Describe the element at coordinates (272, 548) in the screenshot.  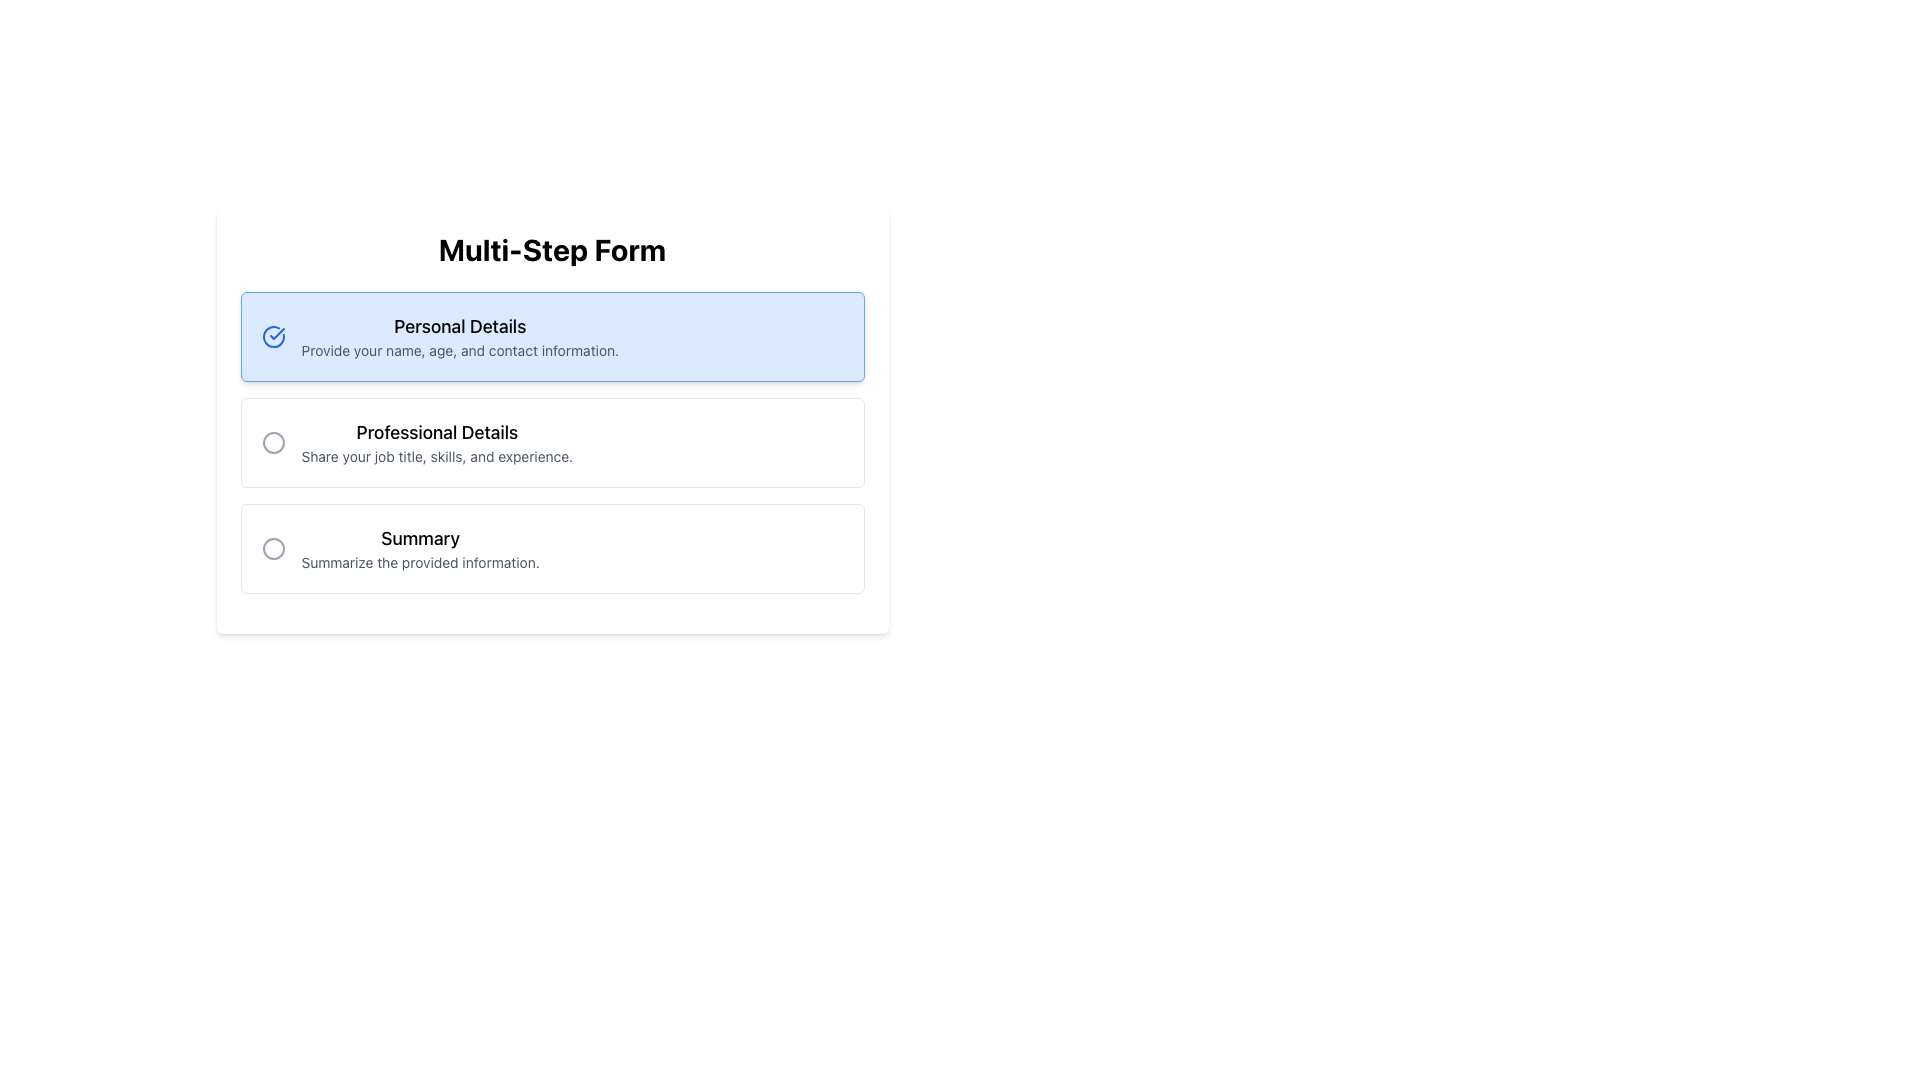
I see `the gray circular radio button located to the left of the 'Summary' title` at that location.